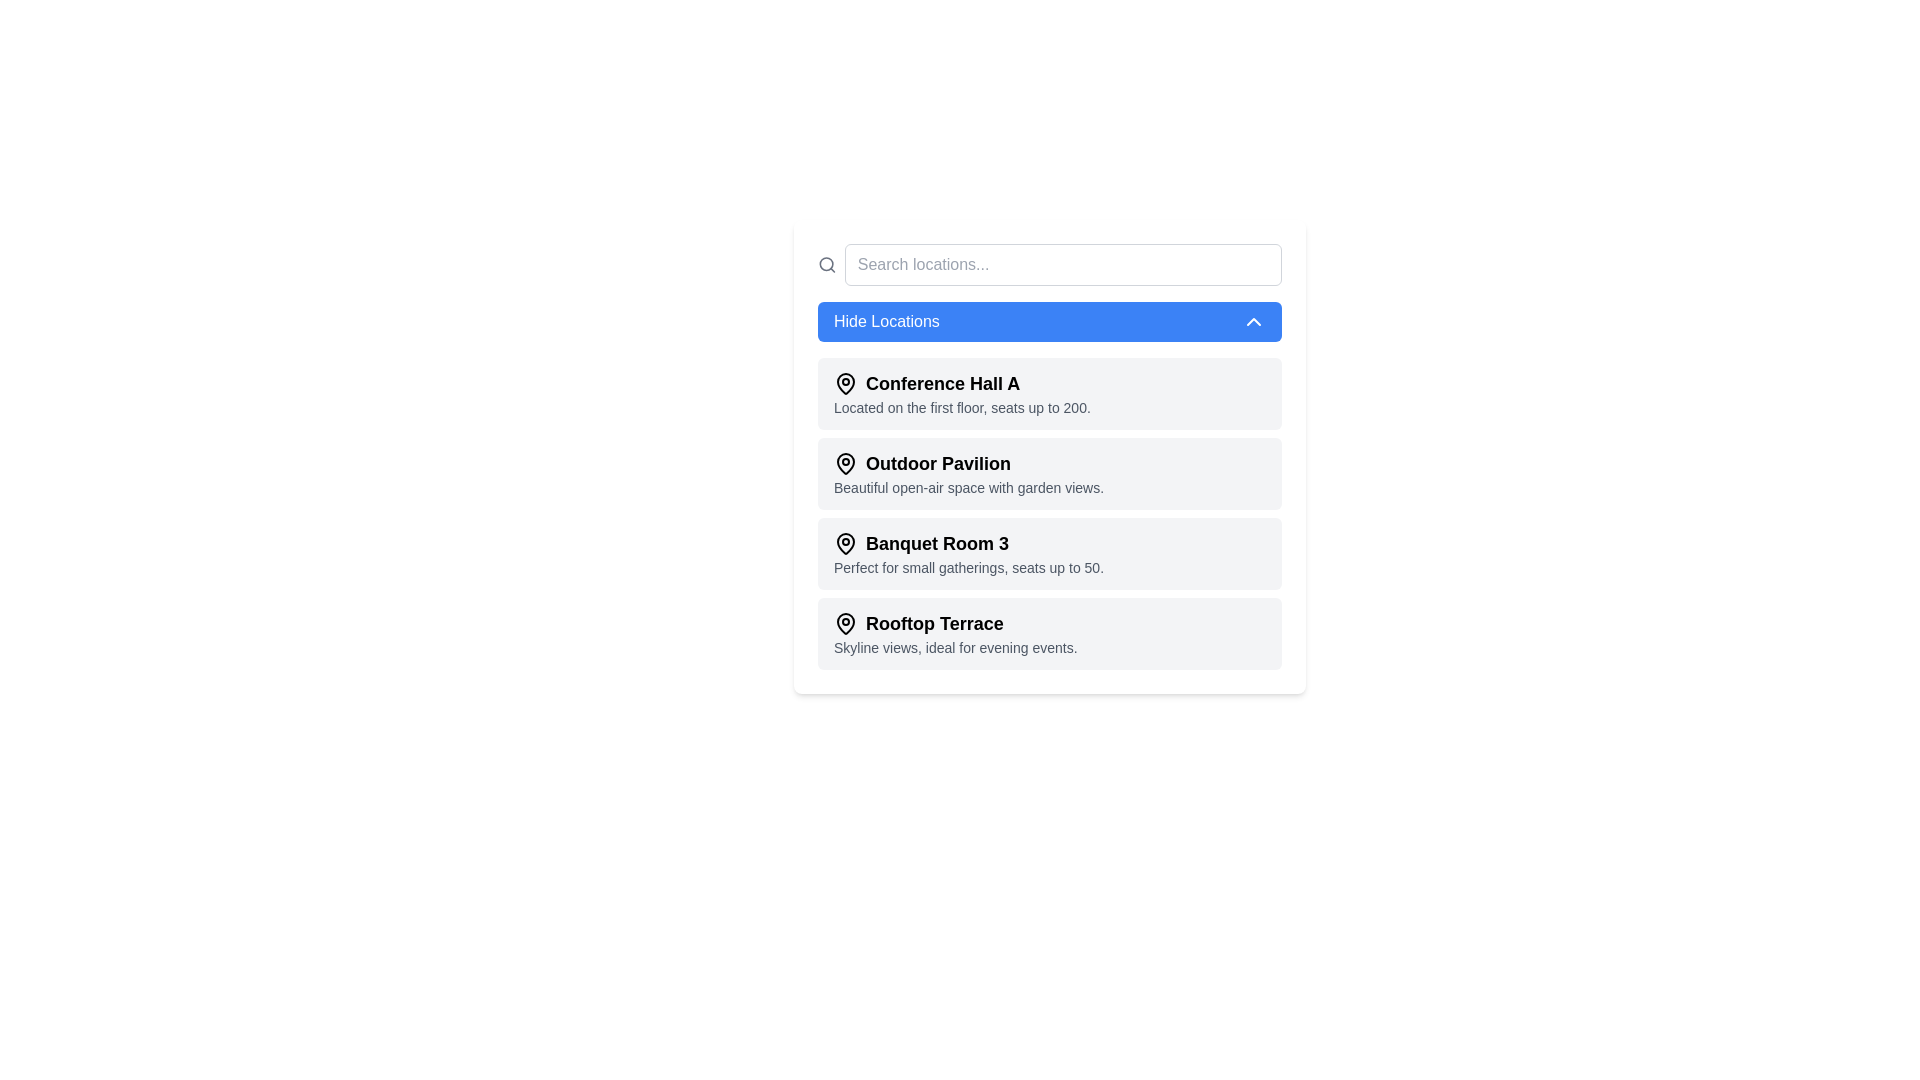 The width and height of the screenshot is (1920, 1080). What do you see at coordinates (954, 623) in the screenshot?
I see `the 'Rooftop Terrace' text label` at bounding box center [954, 623].